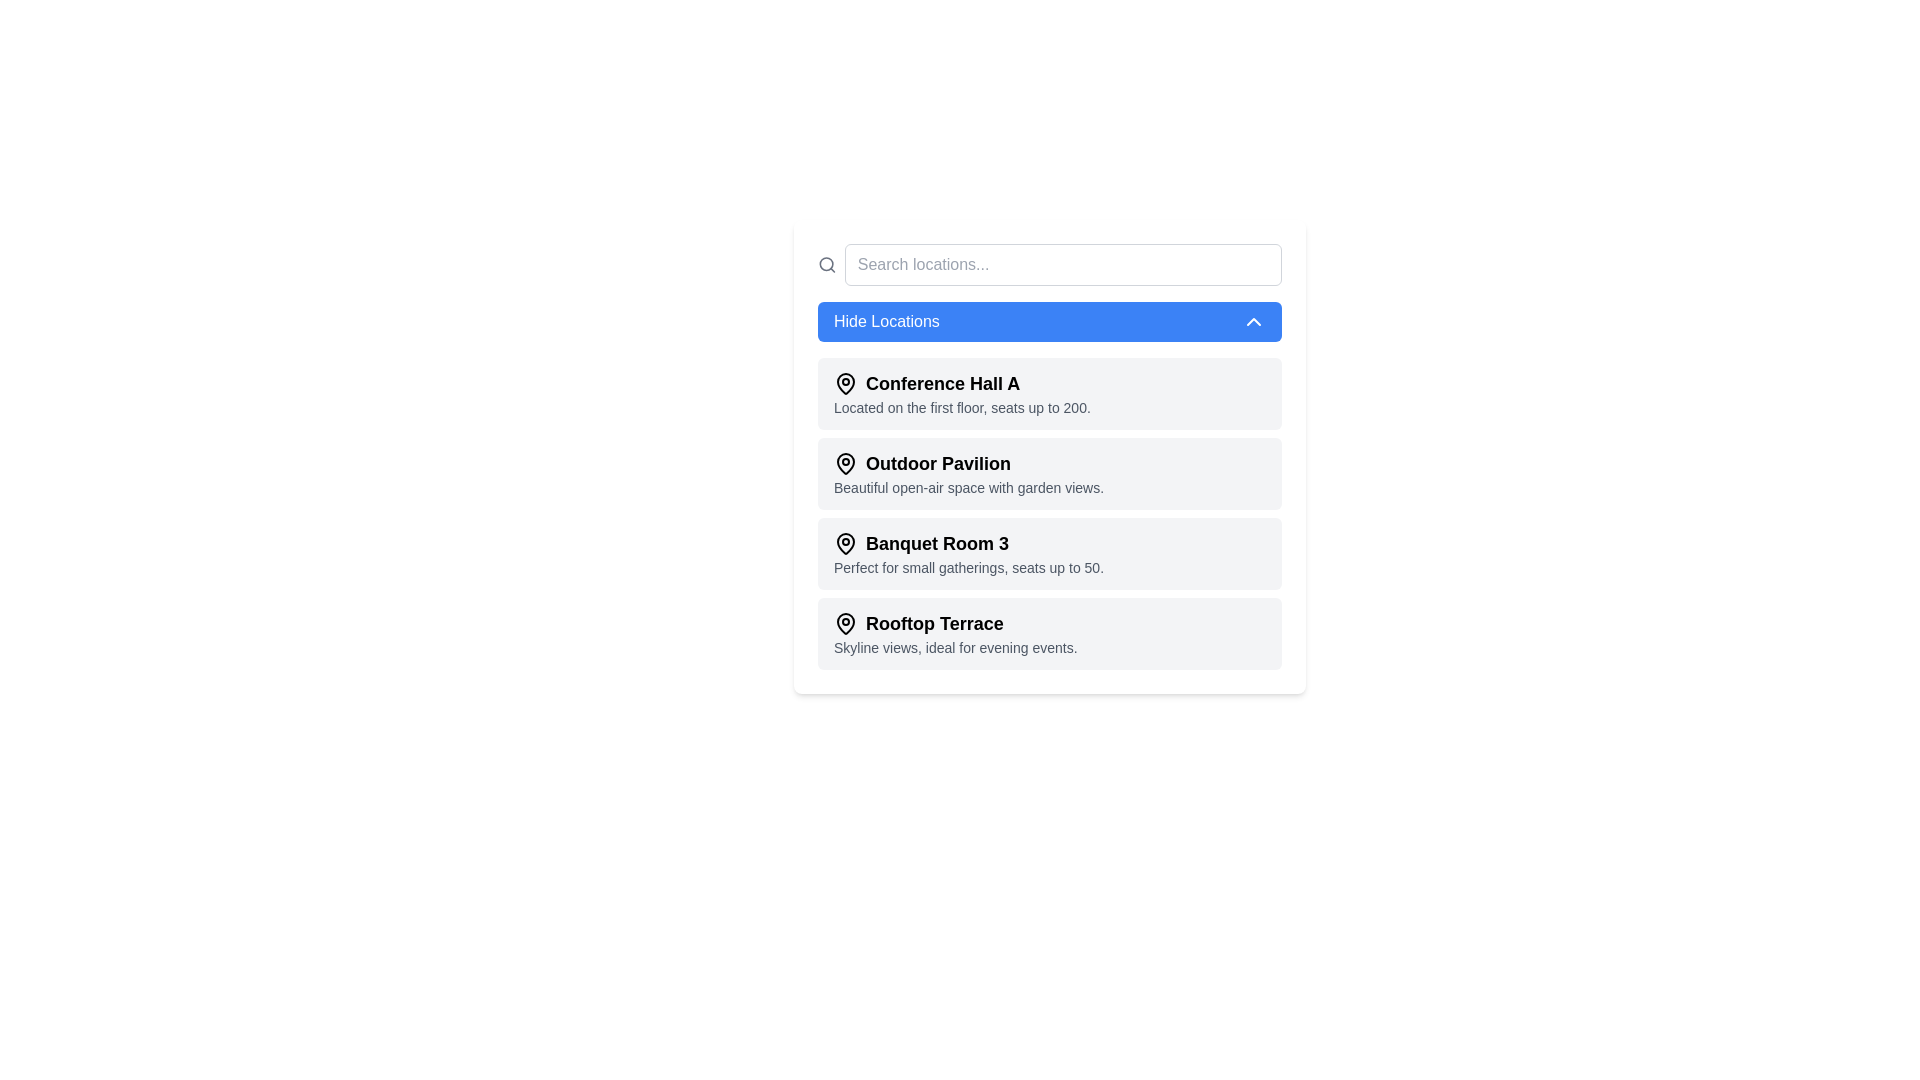 The width and height of the screenshot is (1920, 1080). What do you see at coordinates (954, 623) in the screenshot?
I see `the 'Rooftop Terrace' text label` at bounding box center [954, 623].